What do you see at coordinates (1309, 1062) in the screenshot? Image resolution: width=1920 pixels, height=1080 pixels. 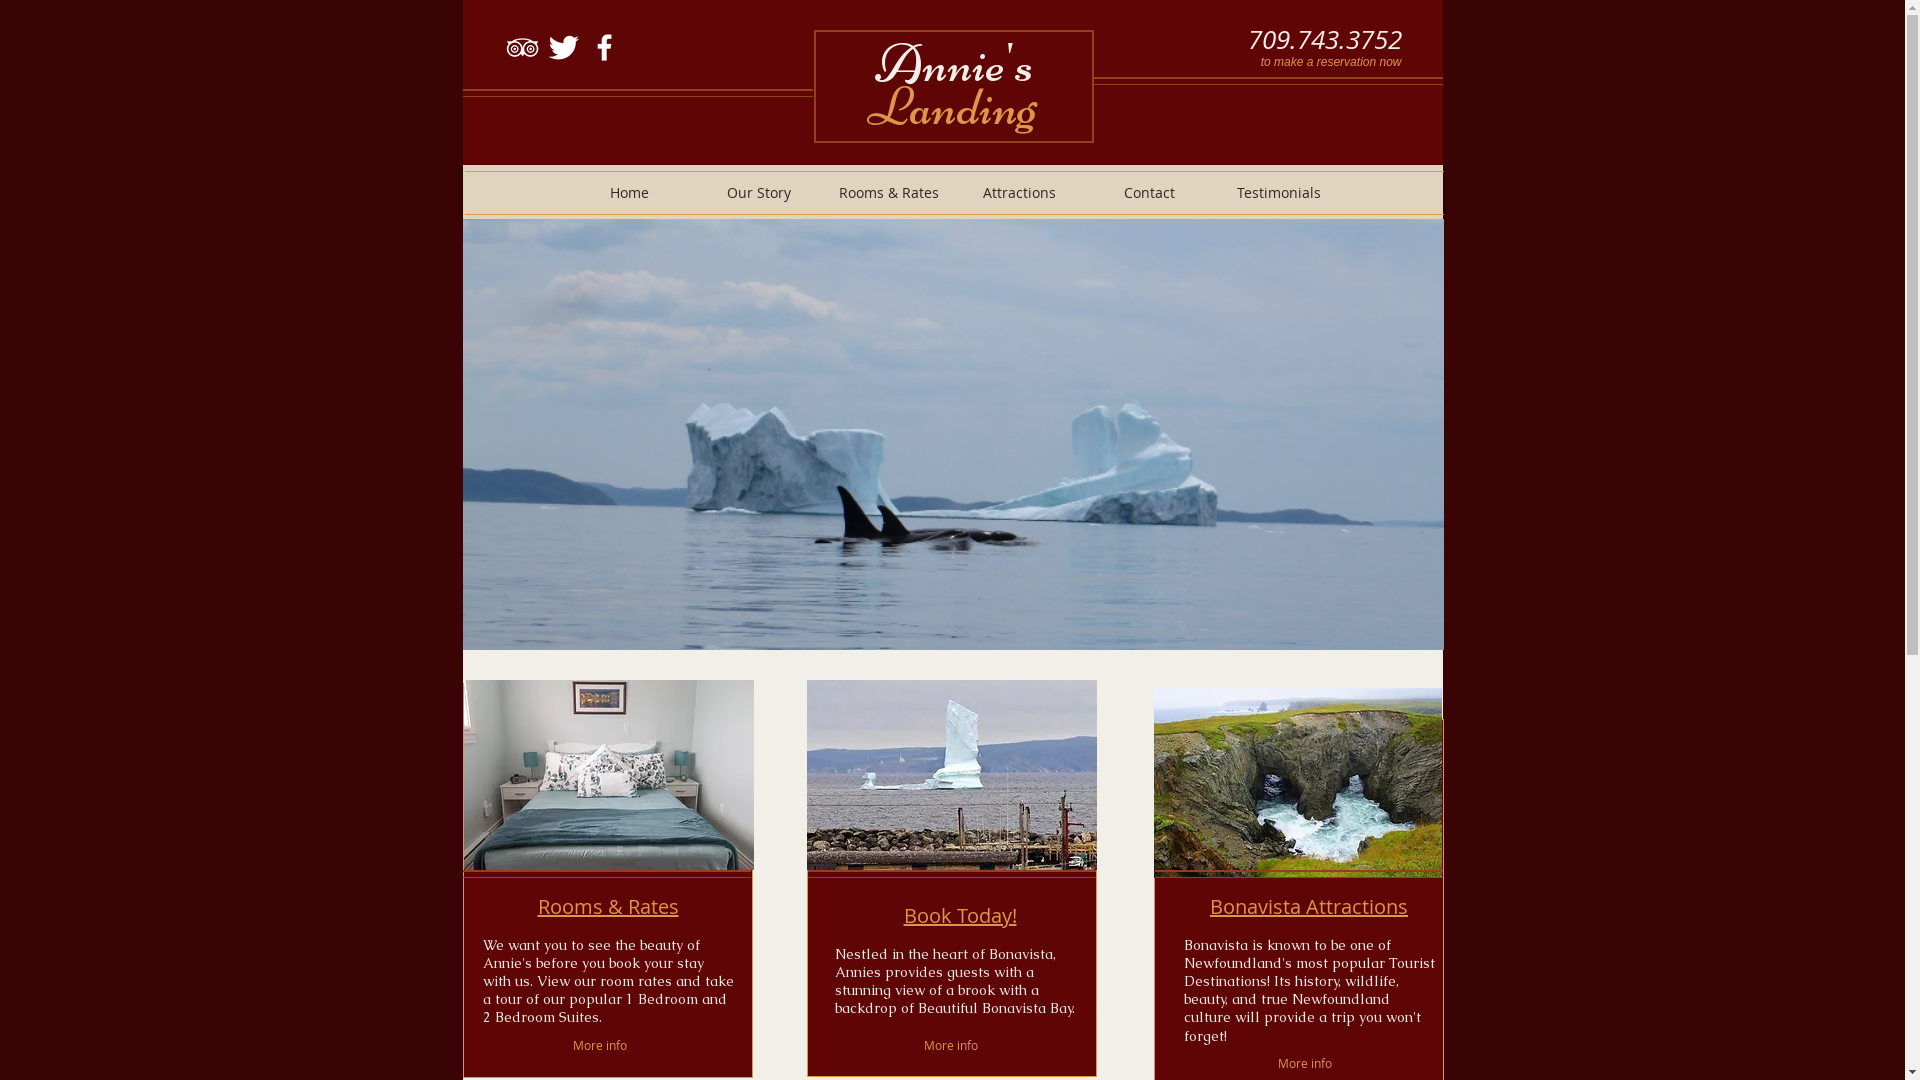 I see `'More info'` at bounding box center [1309, 1062].